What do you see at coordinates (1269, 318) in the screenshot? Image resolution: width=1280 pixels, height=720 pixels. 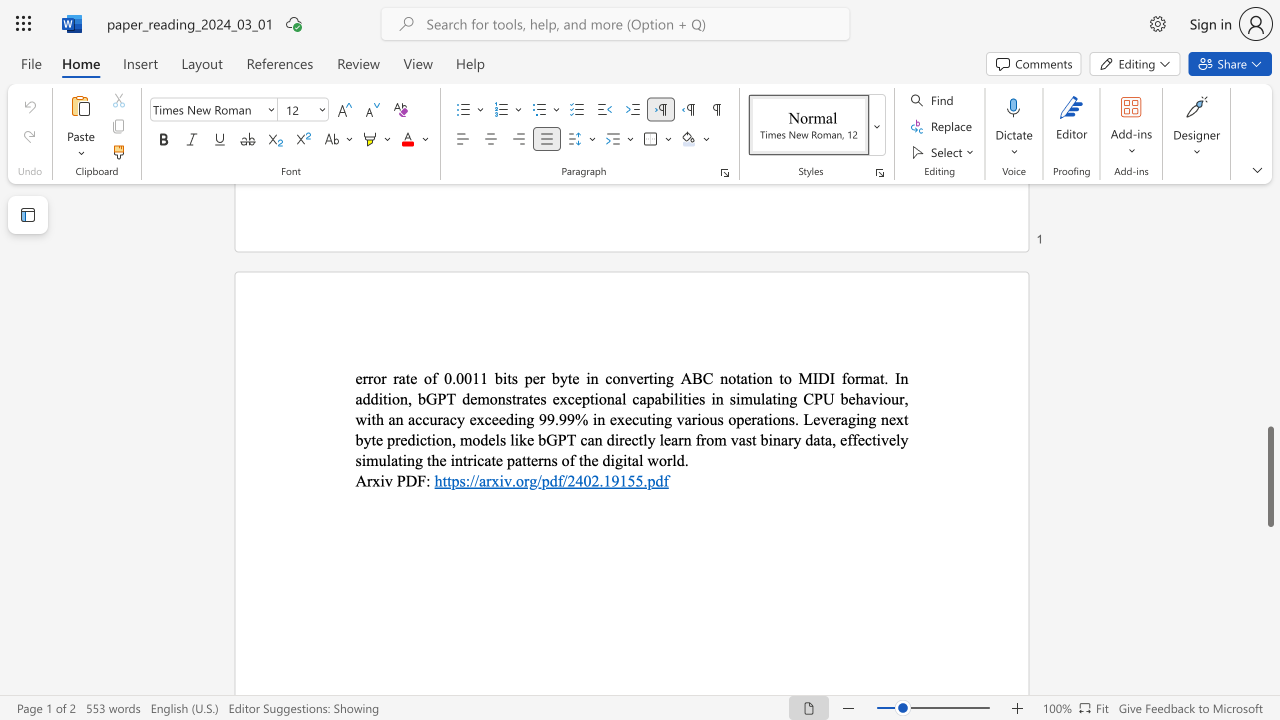 I see `the right-hand scrollbar to ascend the page` at bounding box center [1269, 318].